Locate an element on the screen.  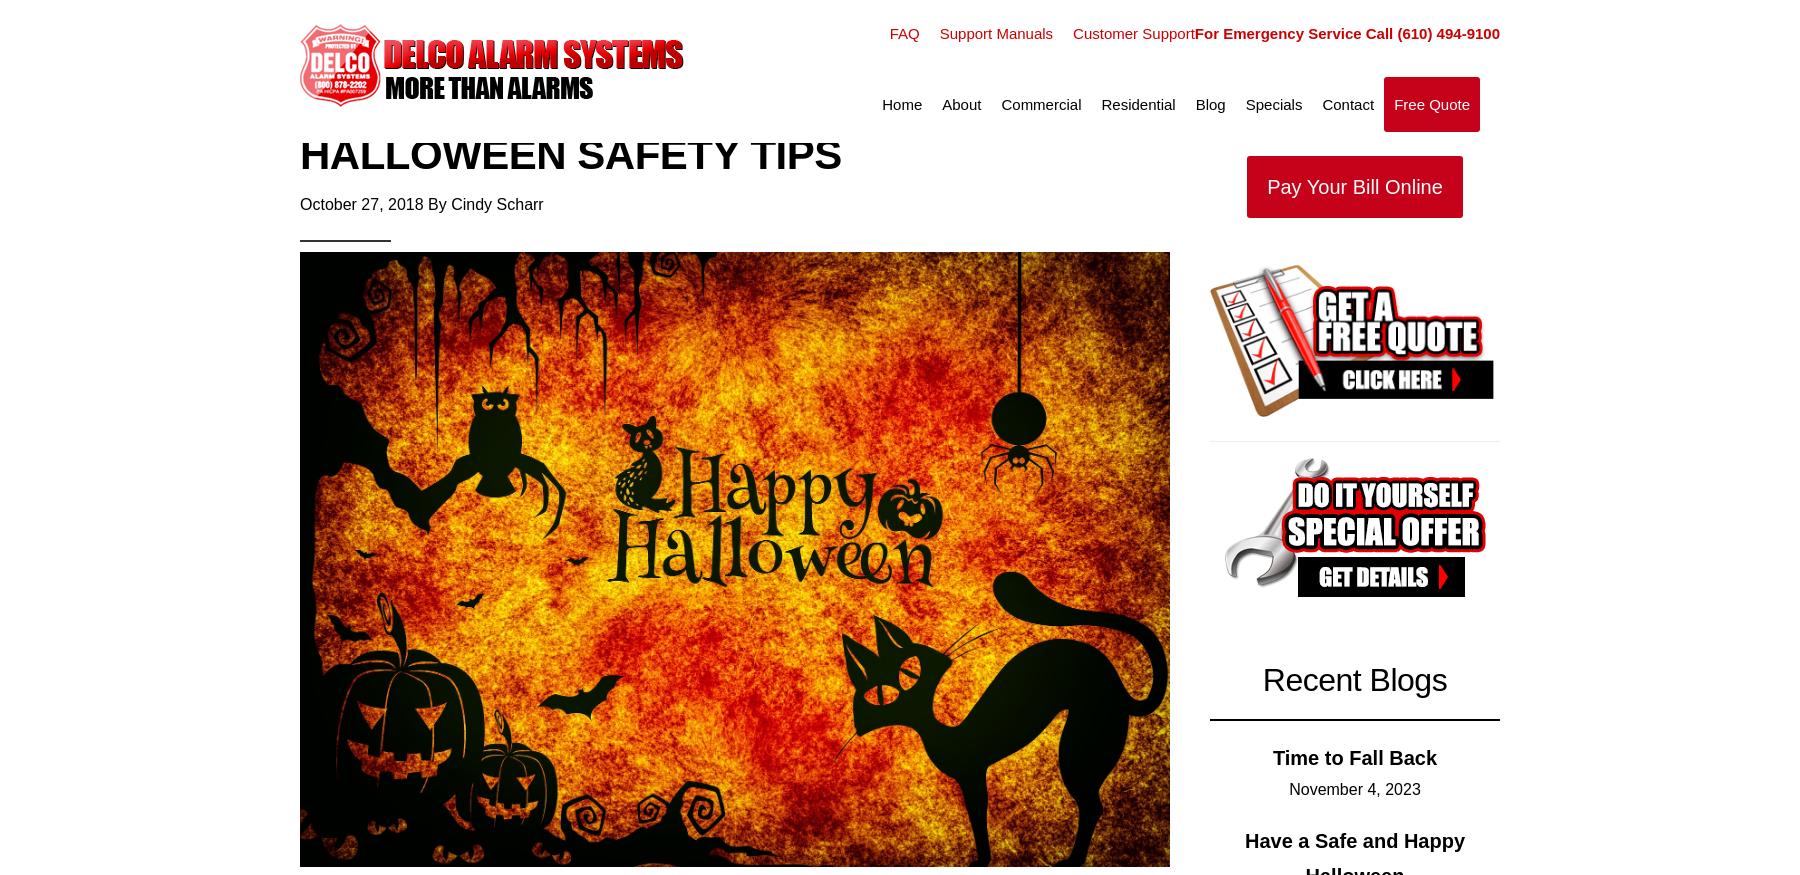
'For Emergency Service Call (610) 494-9100' is located at coordinates (1346, 32).